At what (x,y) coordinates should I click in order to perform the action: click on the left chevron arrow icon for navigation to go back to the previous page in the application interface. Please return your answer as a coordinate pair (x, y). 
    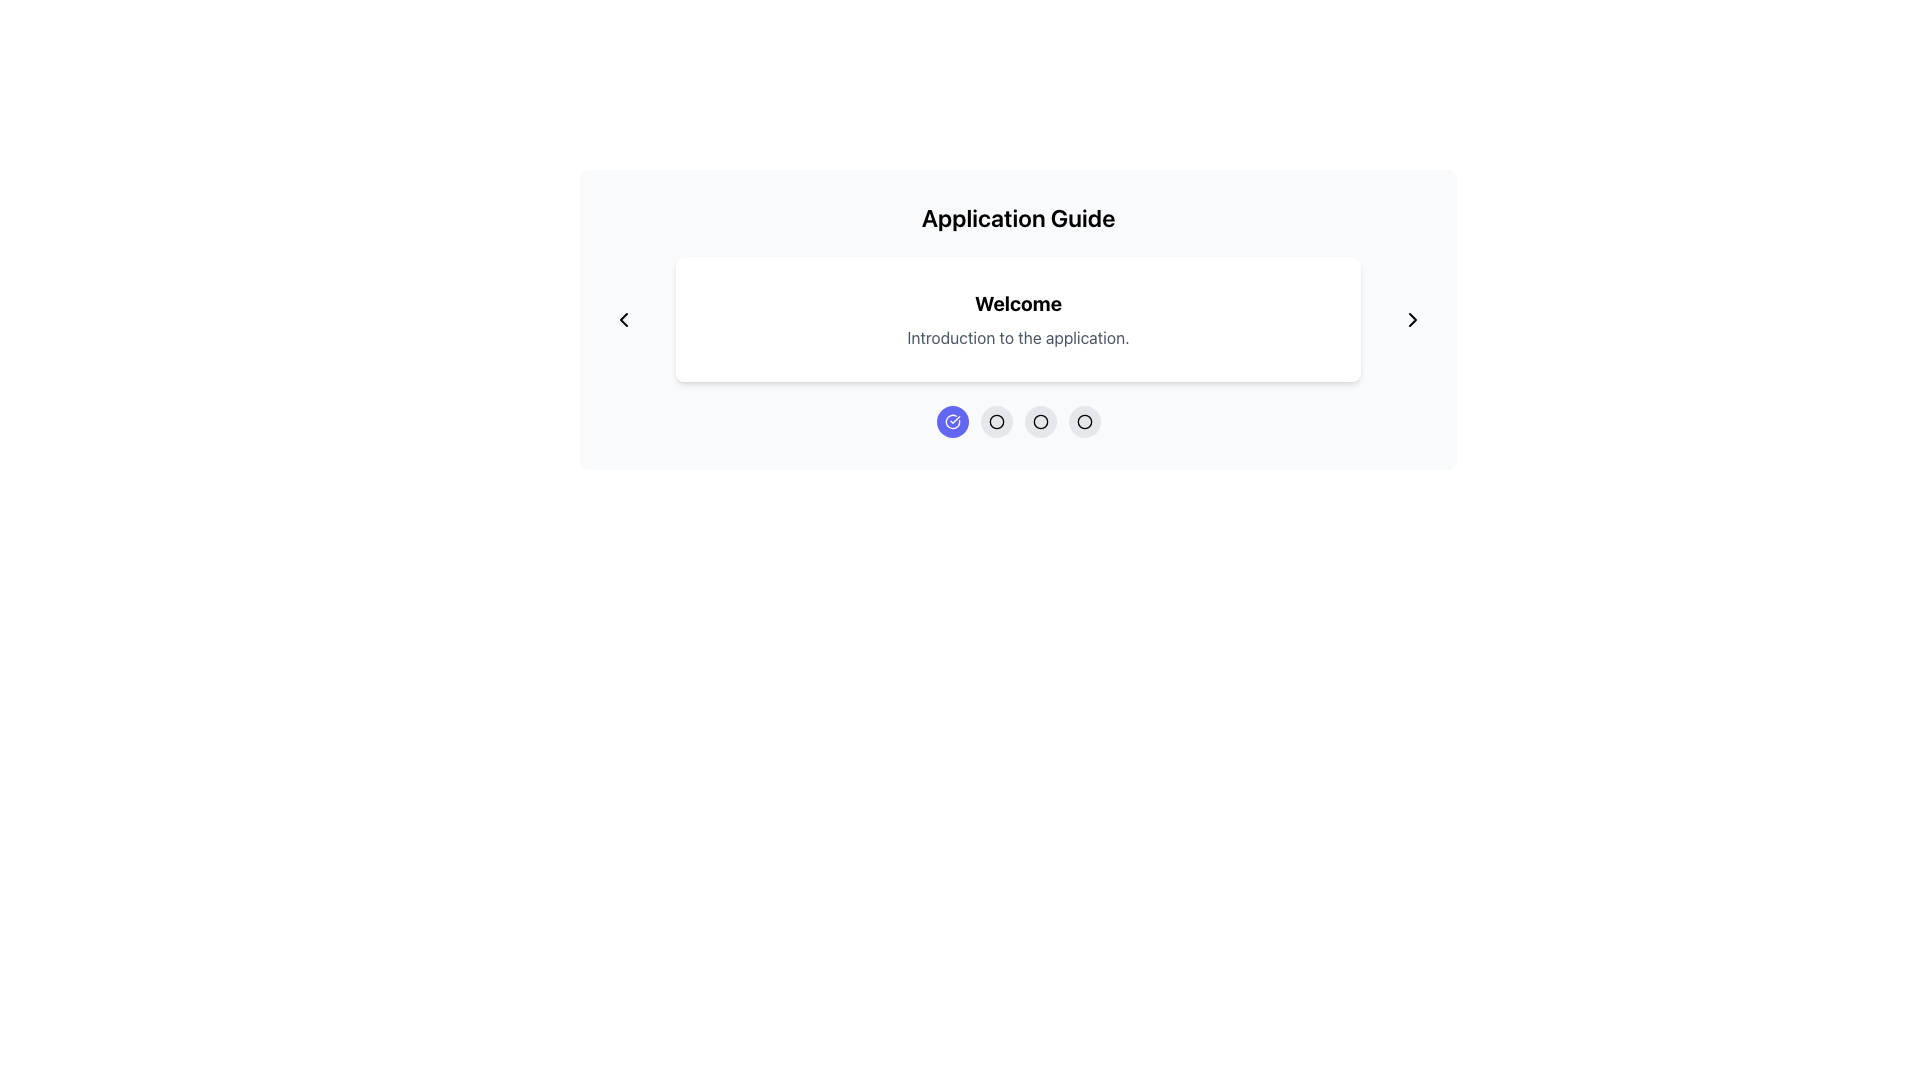
    Looking at the image, I should click on (623, 319).